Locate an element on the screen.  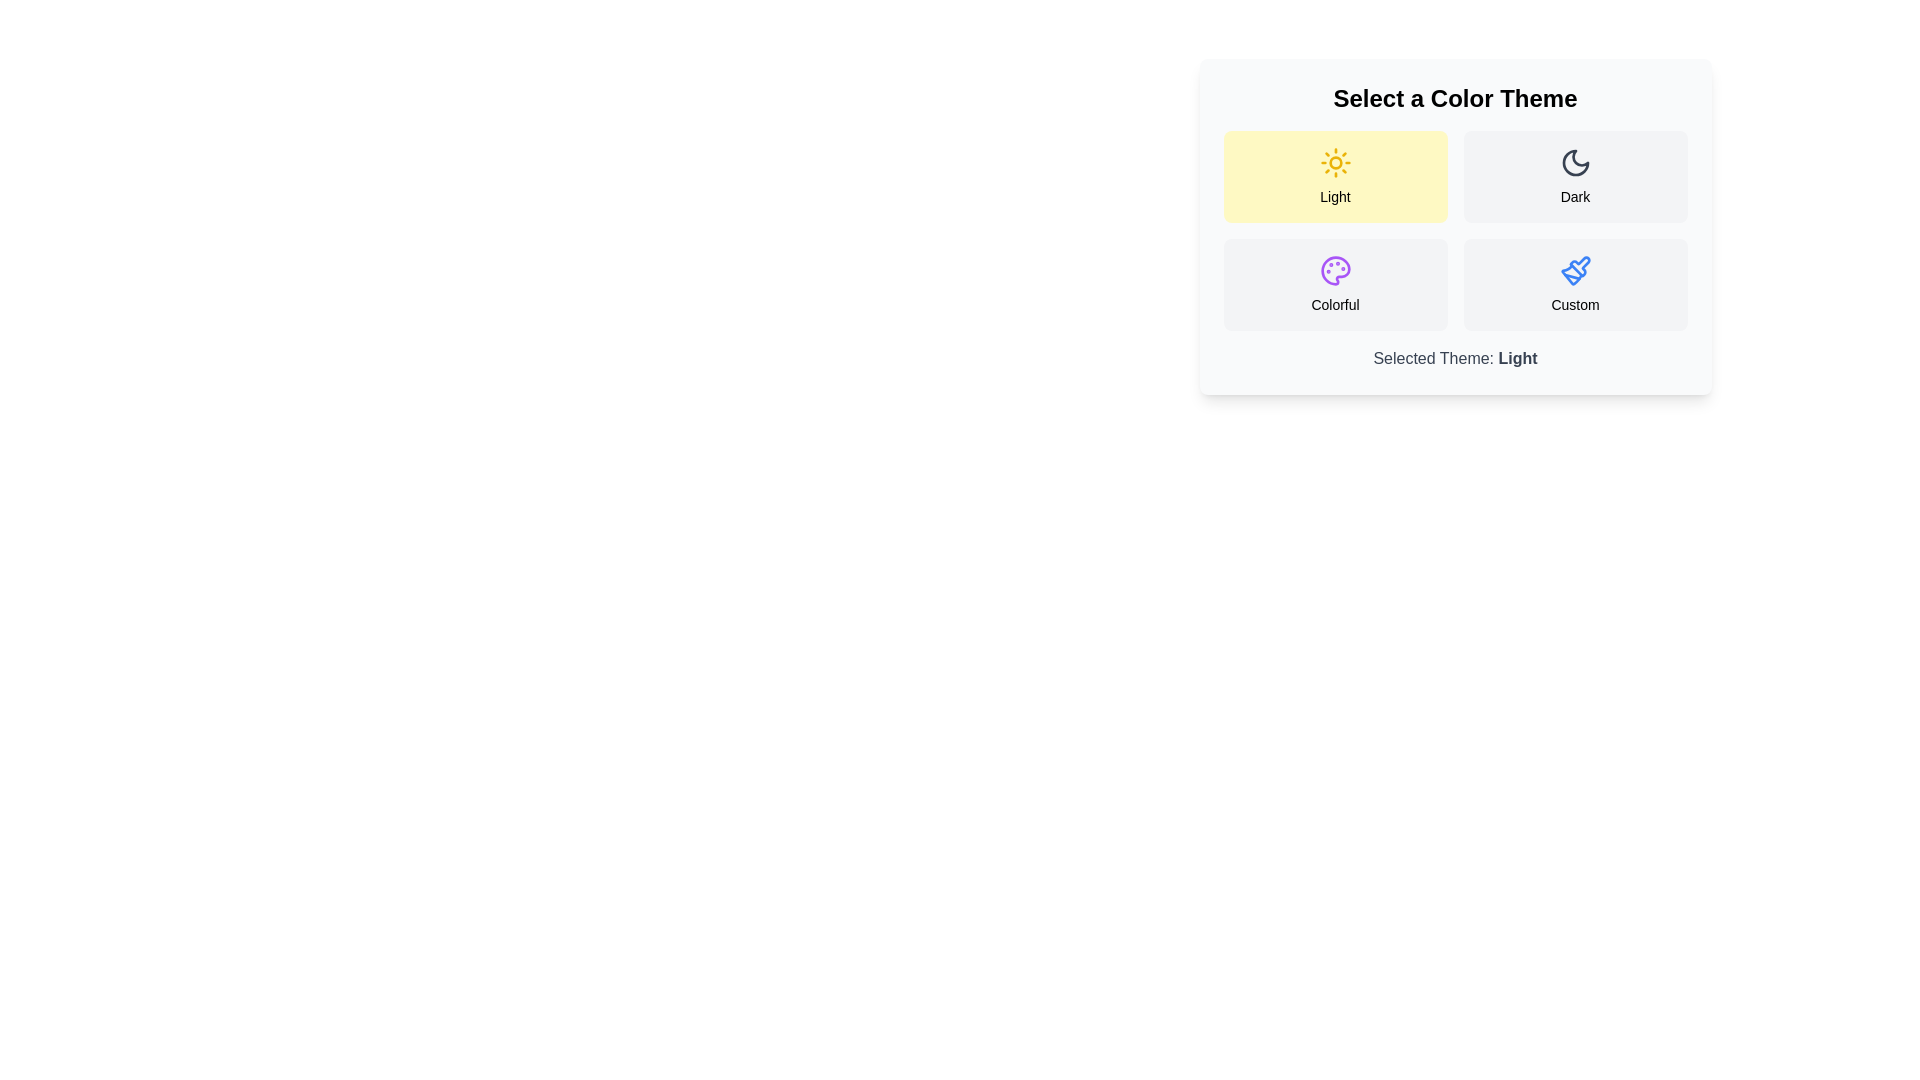
the theme button labeled 'Colorful' to observe its hover effect is located at coordinates (1335, 285).